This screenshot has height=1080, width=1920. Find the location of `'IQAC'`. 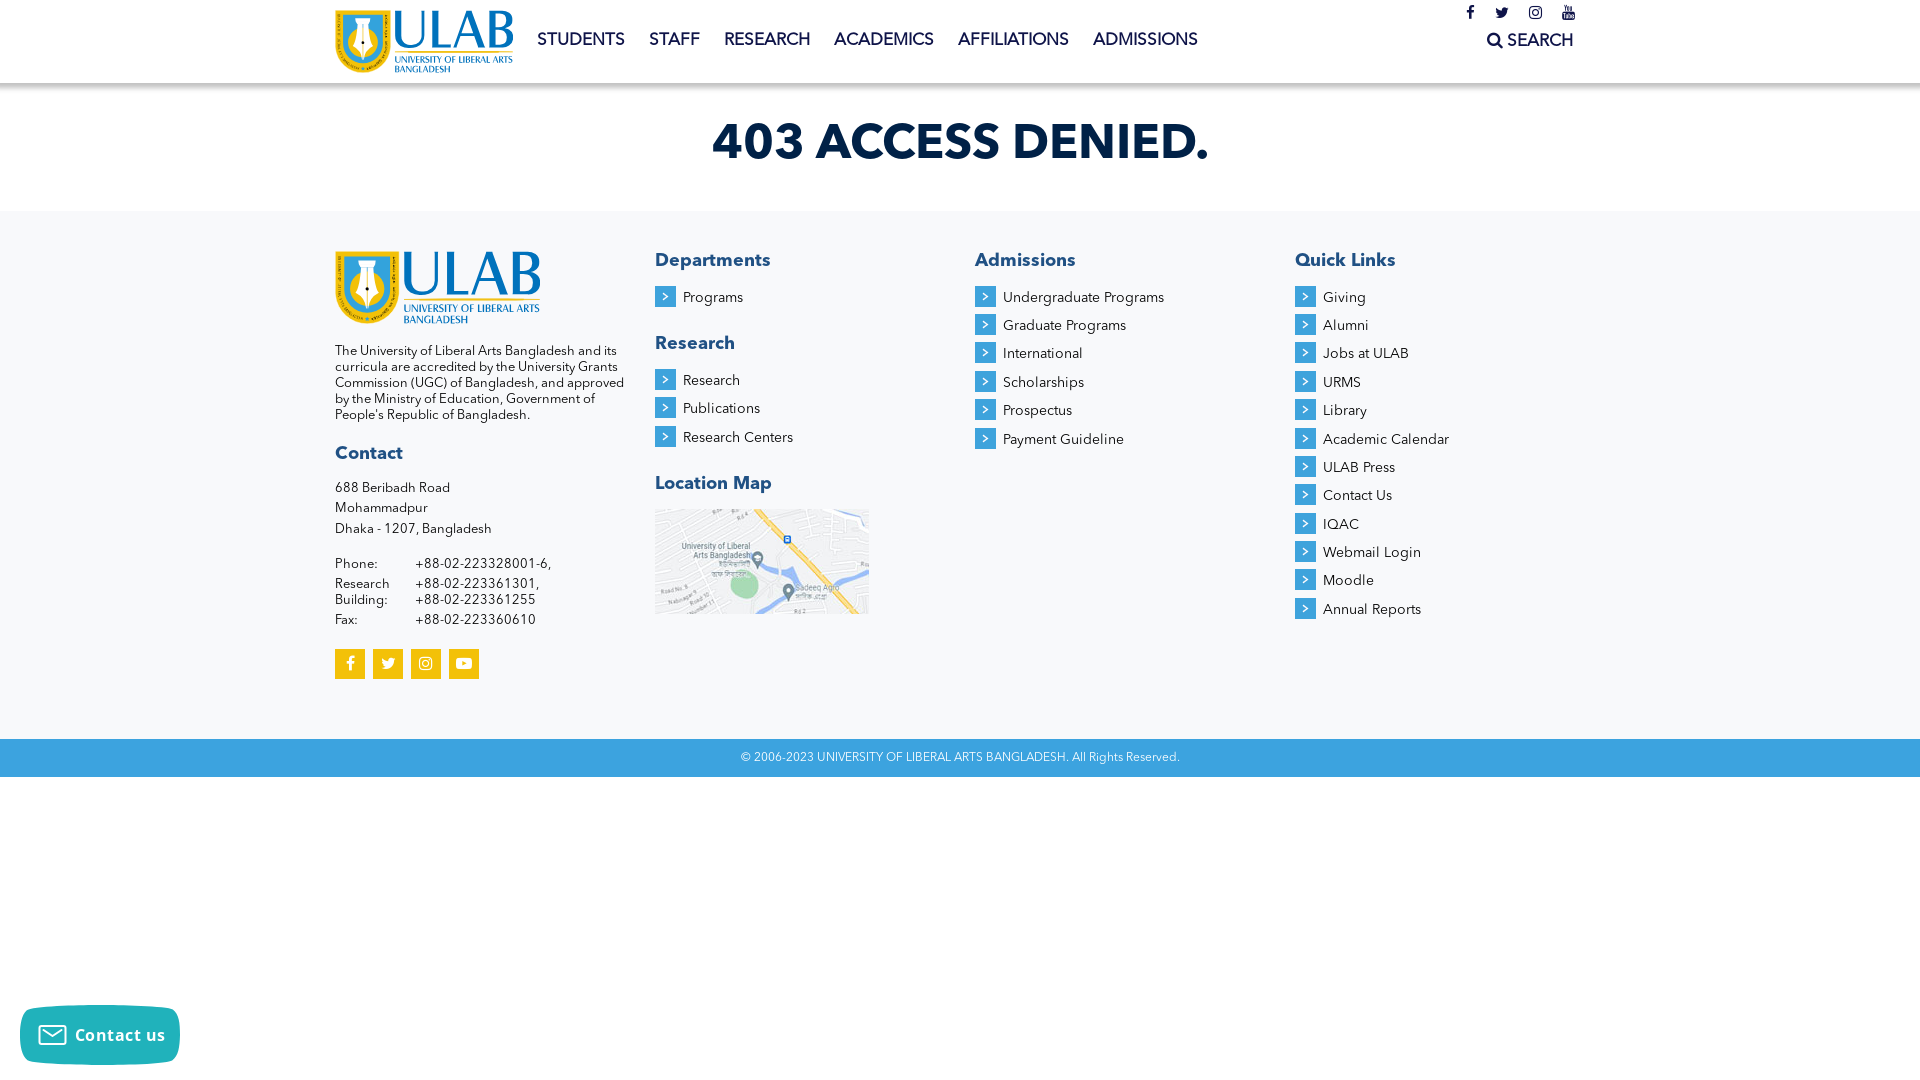

'IQAC' is located at coordinates (1340, 523).